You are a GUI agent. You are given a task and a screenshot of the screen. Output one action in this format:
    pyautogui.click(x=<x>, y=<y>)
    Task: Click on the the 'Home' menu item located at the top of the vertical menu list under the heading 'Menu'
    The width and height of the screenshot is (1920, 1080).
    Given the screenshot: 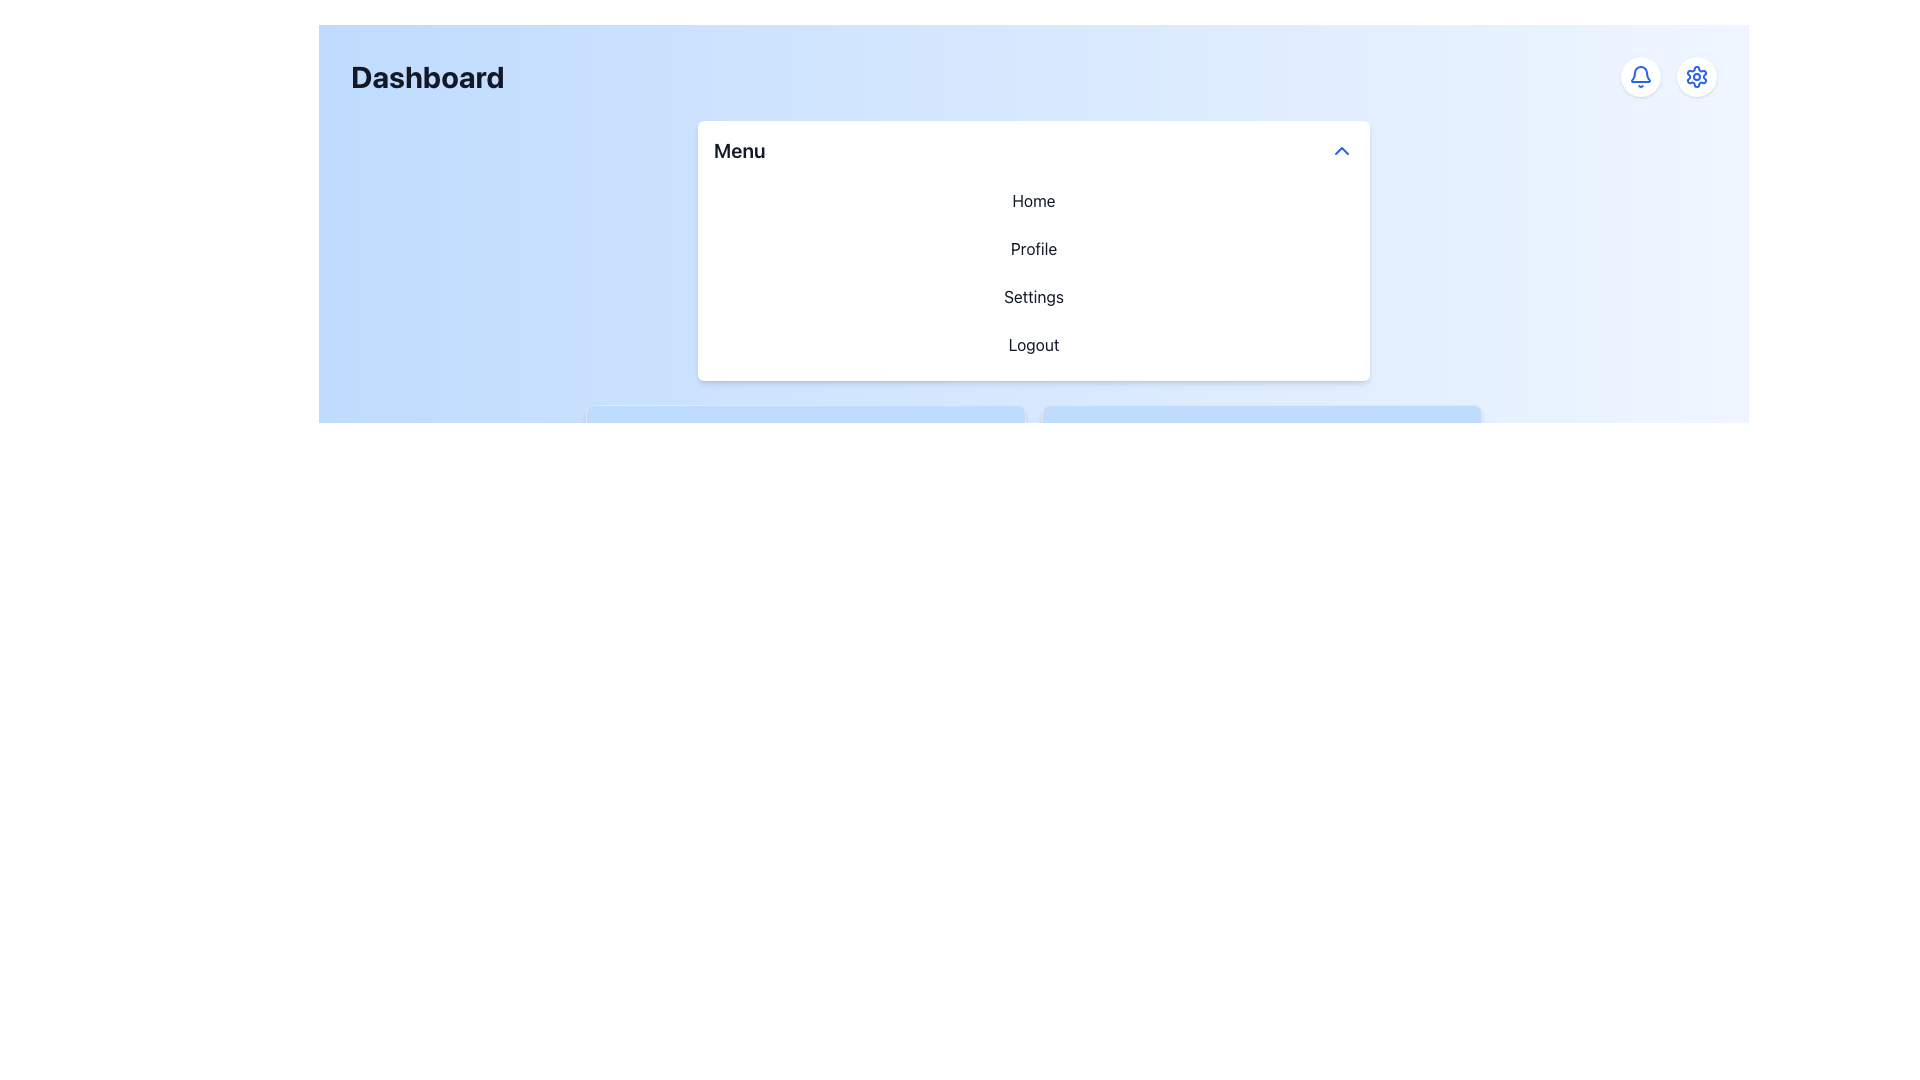 What is the action you would take?
    pyautogui.click(x=1033, y=200)
    